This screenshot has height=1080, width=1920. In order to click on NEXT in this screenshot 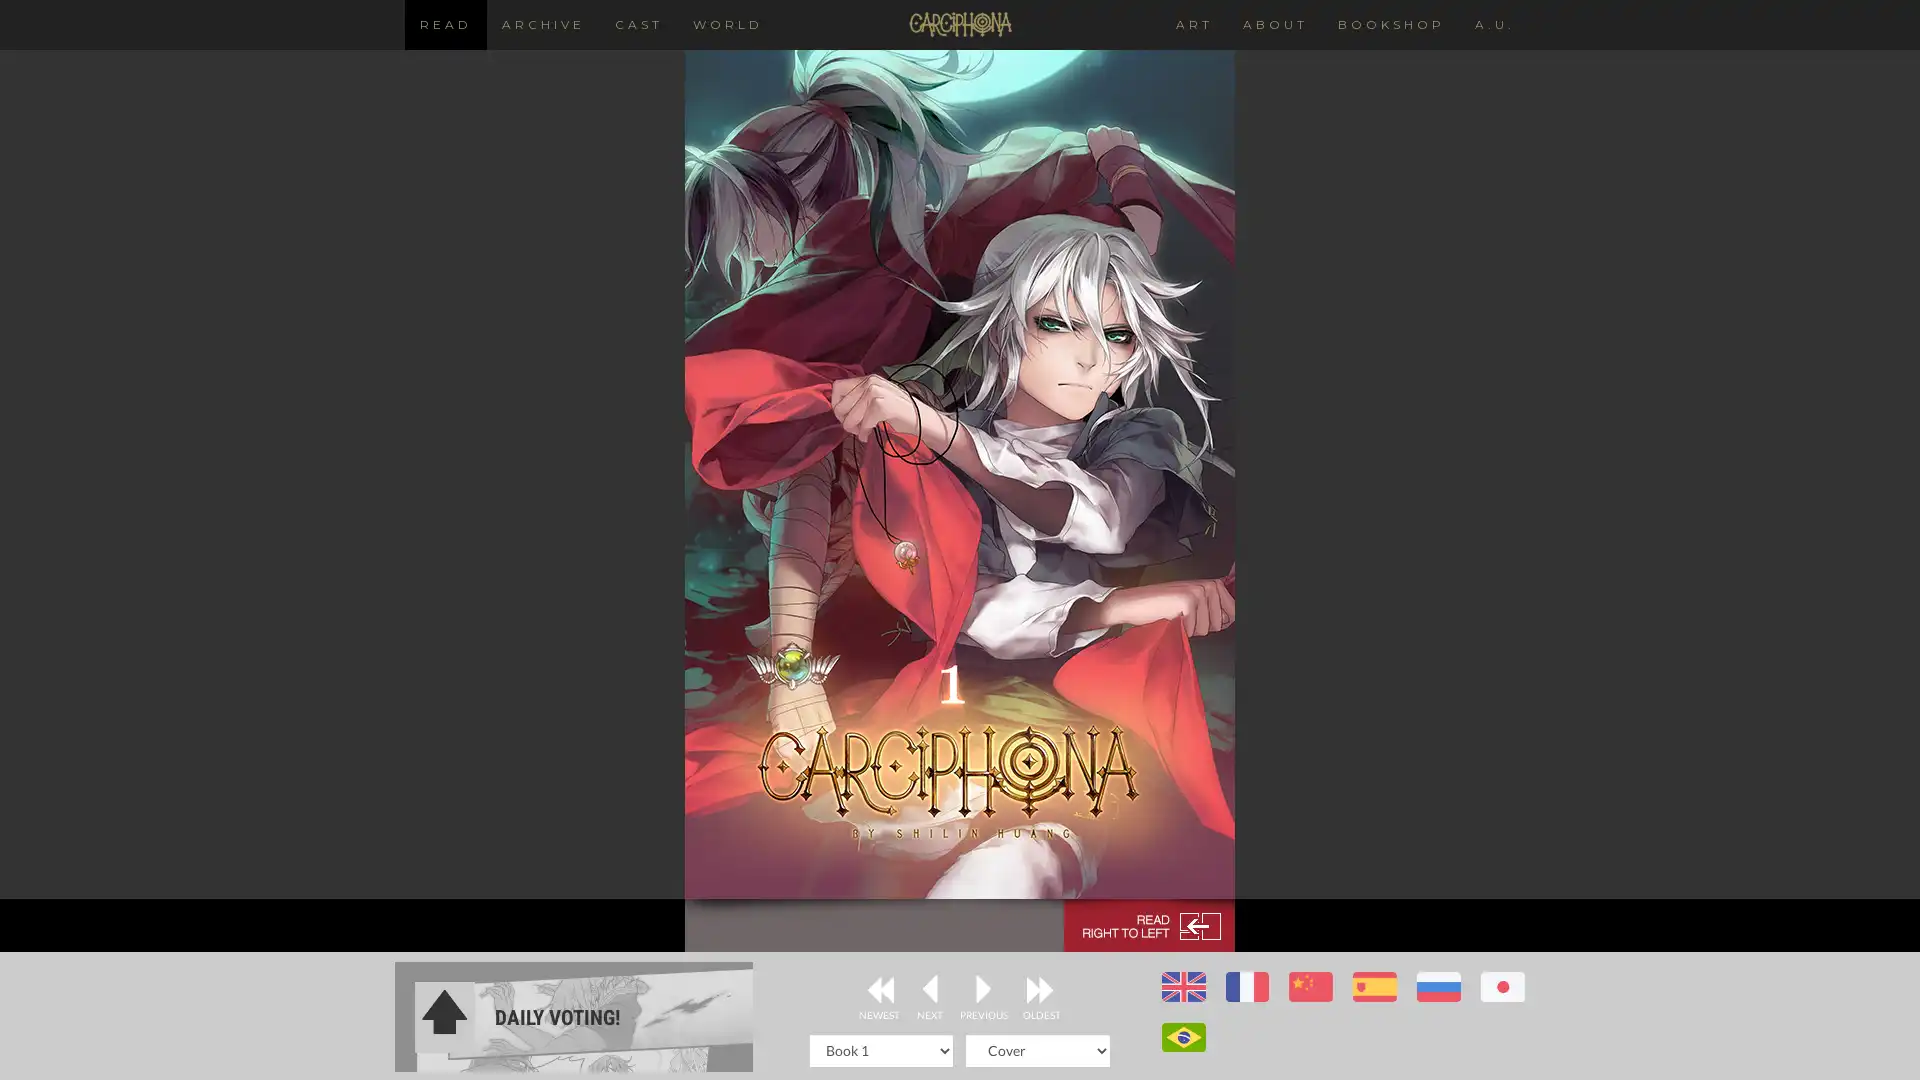, I will do `click(928, 991)`.